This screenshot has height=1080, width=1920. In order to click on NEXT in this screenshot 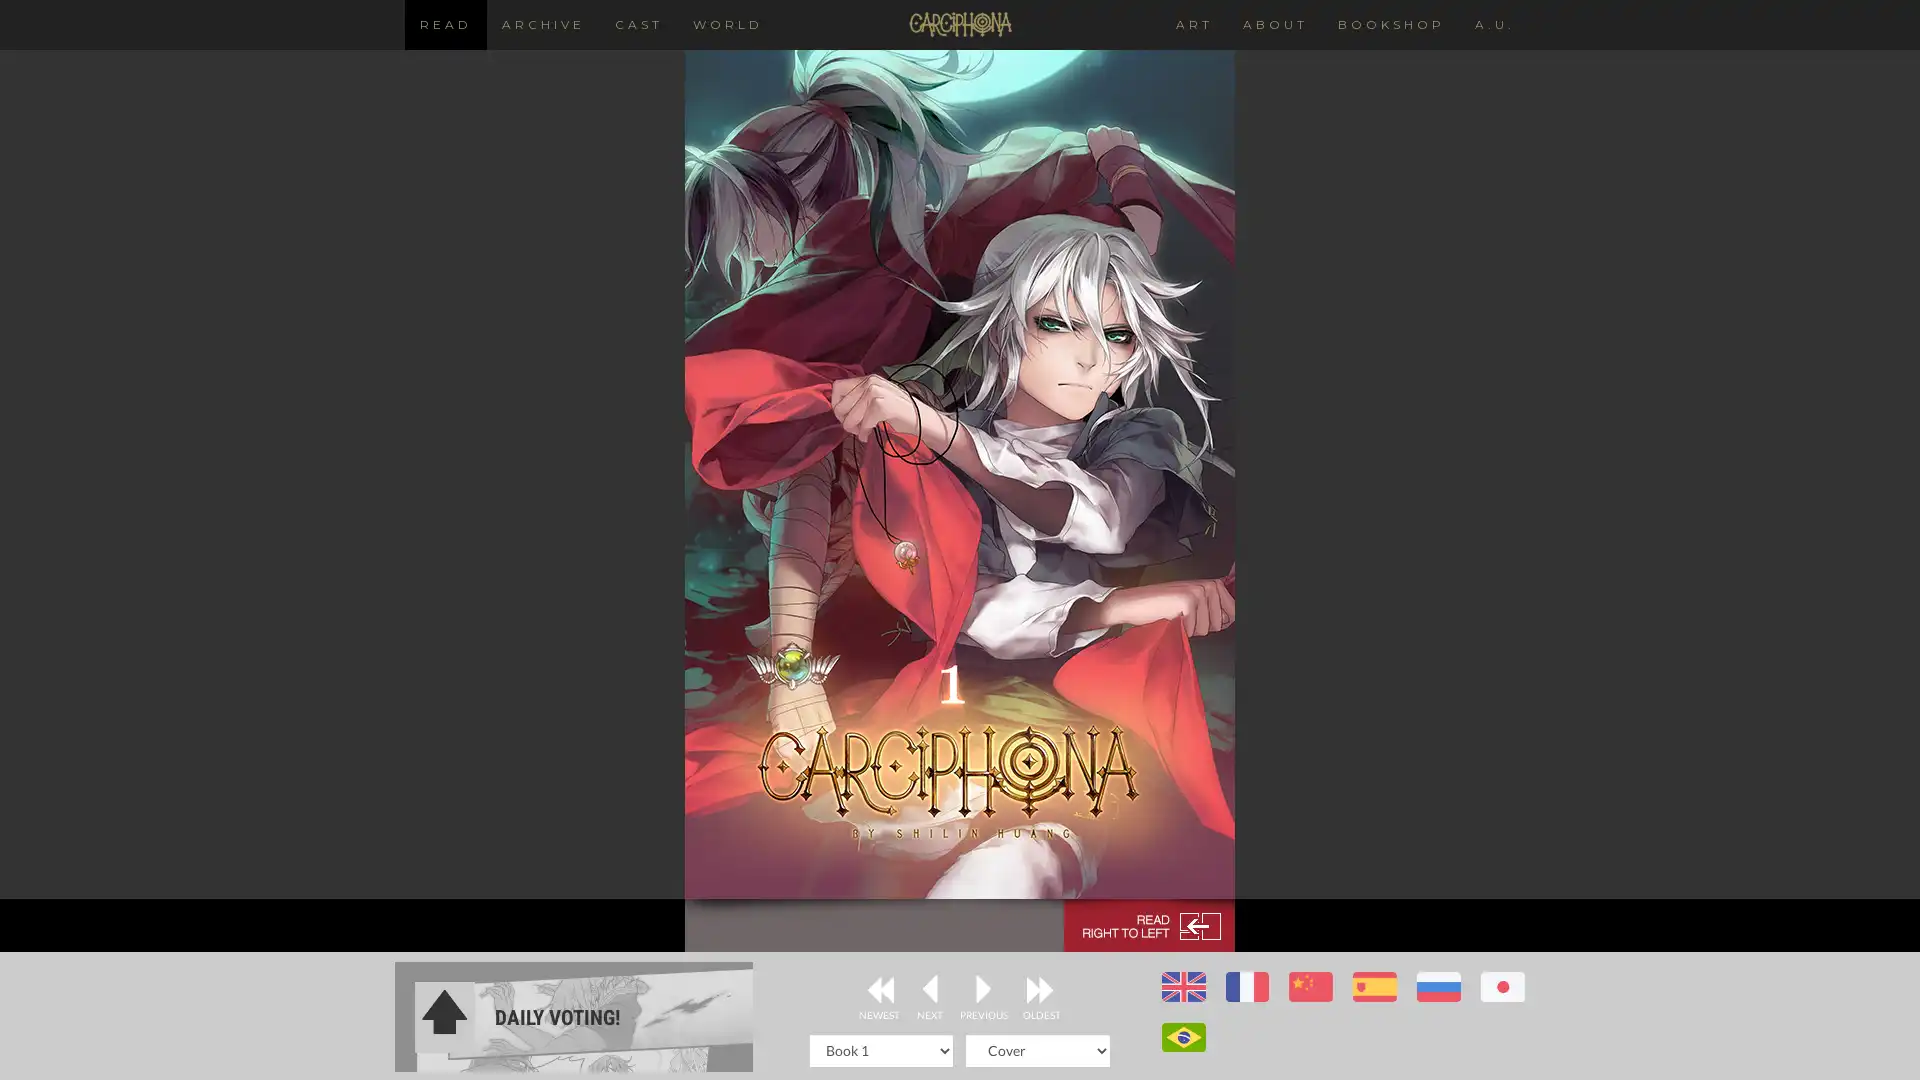, I will do `click(928, 991)`.